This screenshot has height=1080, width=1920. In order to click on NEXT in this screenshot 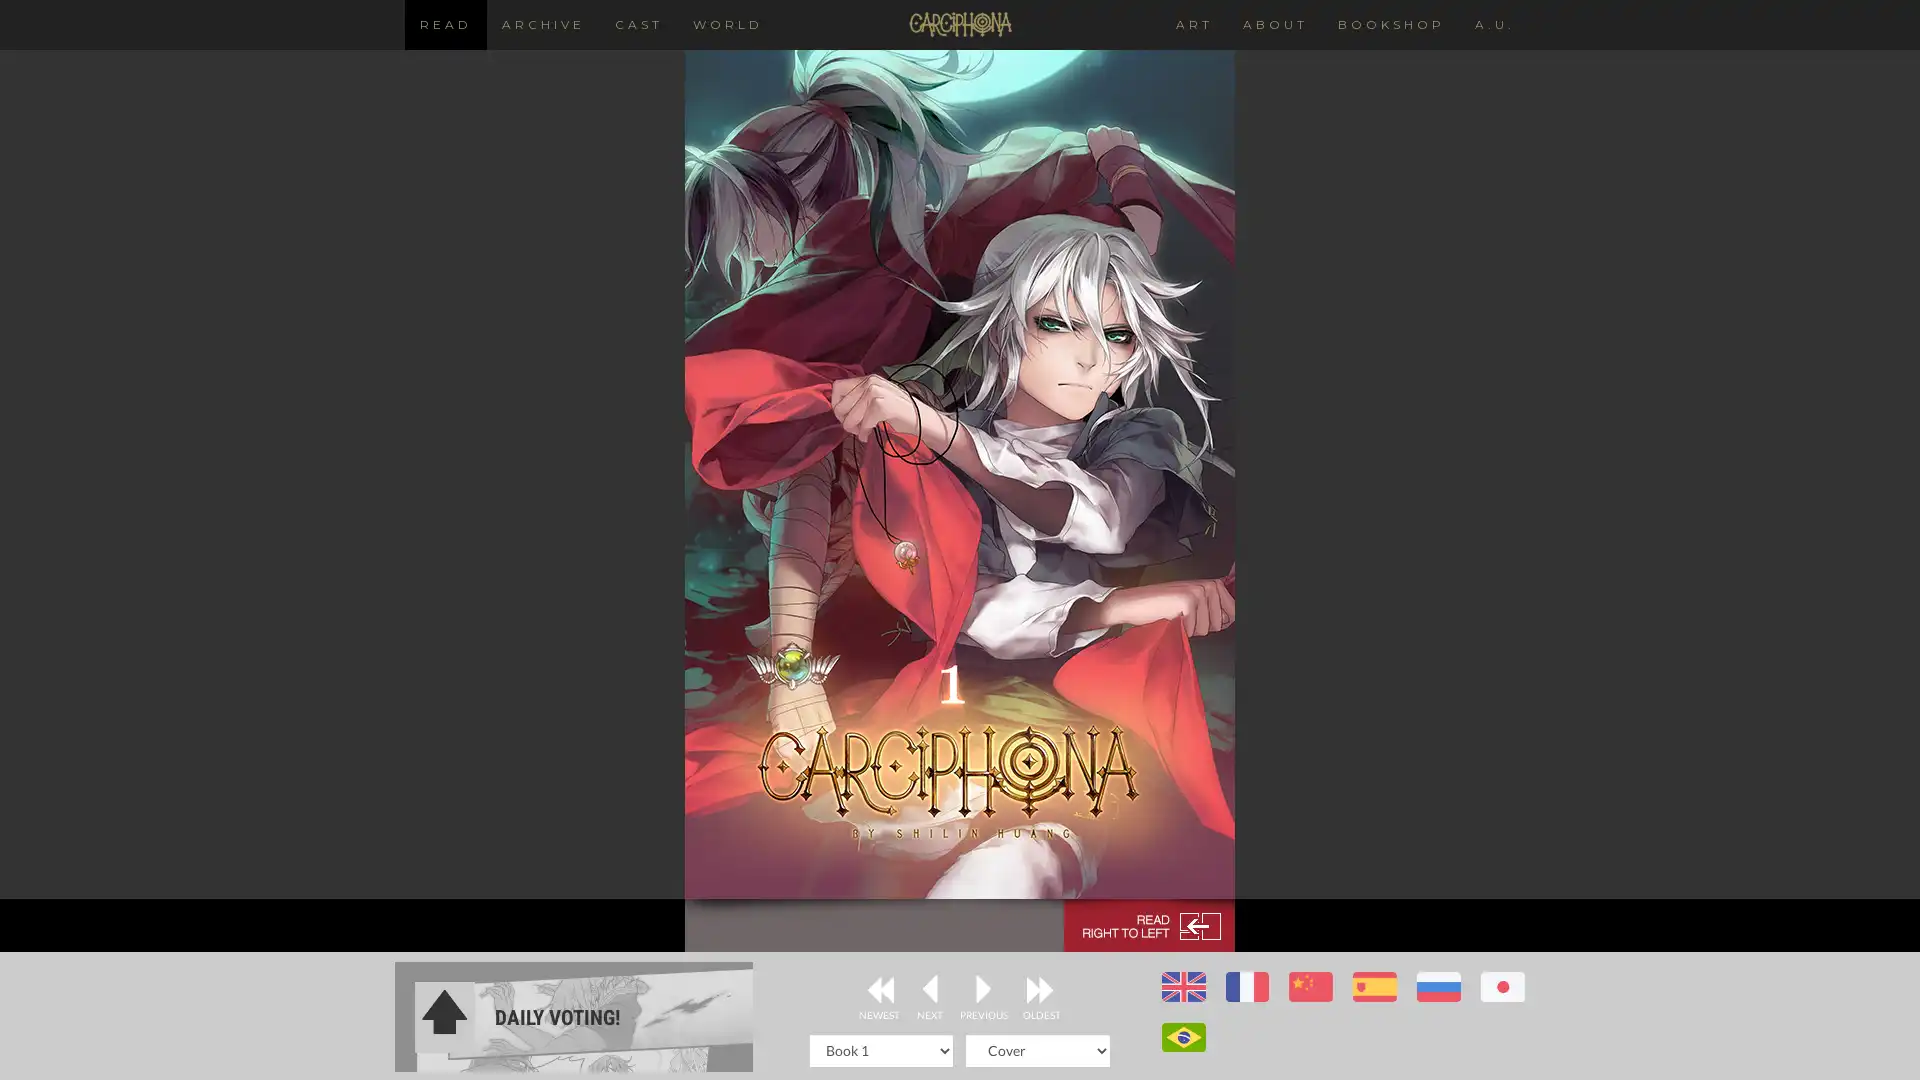, I will do `click(928, 991)`.